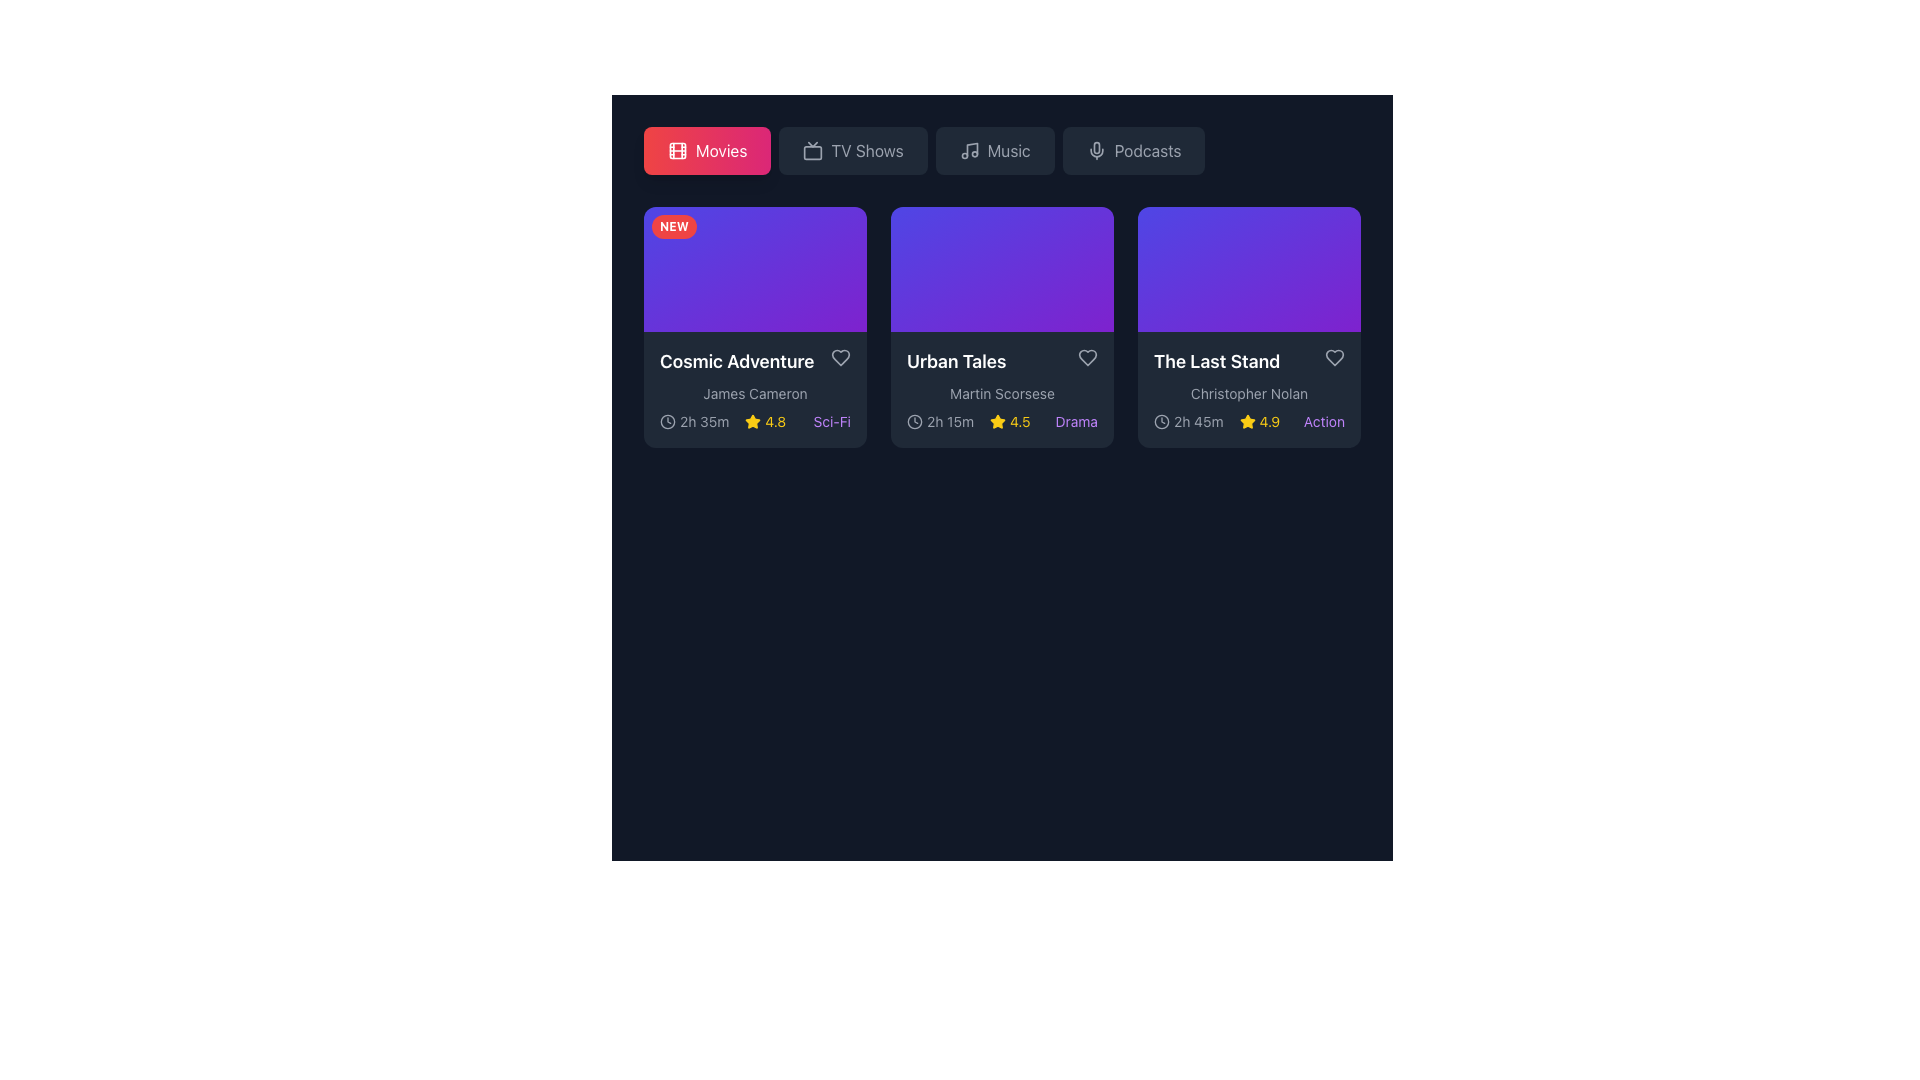 The width and height of the screenshot is (1920, 1080). I want to click on the 'Podcasts' text label within the dark rectangular button in the header section, so click(1147, 149).